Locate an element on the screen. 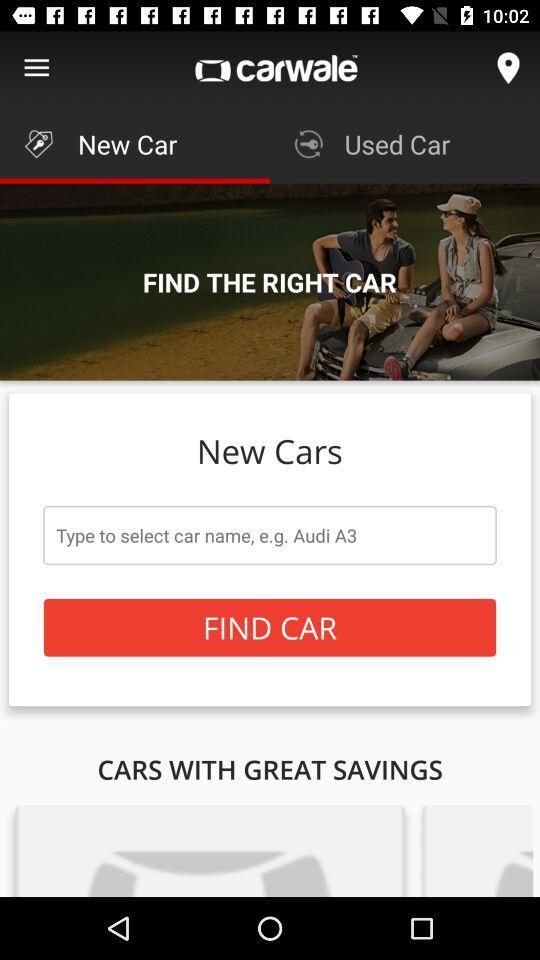 Image resolution: width=540 pixels, height=960 pixels. show main menu is located at coordinates (36, 68).